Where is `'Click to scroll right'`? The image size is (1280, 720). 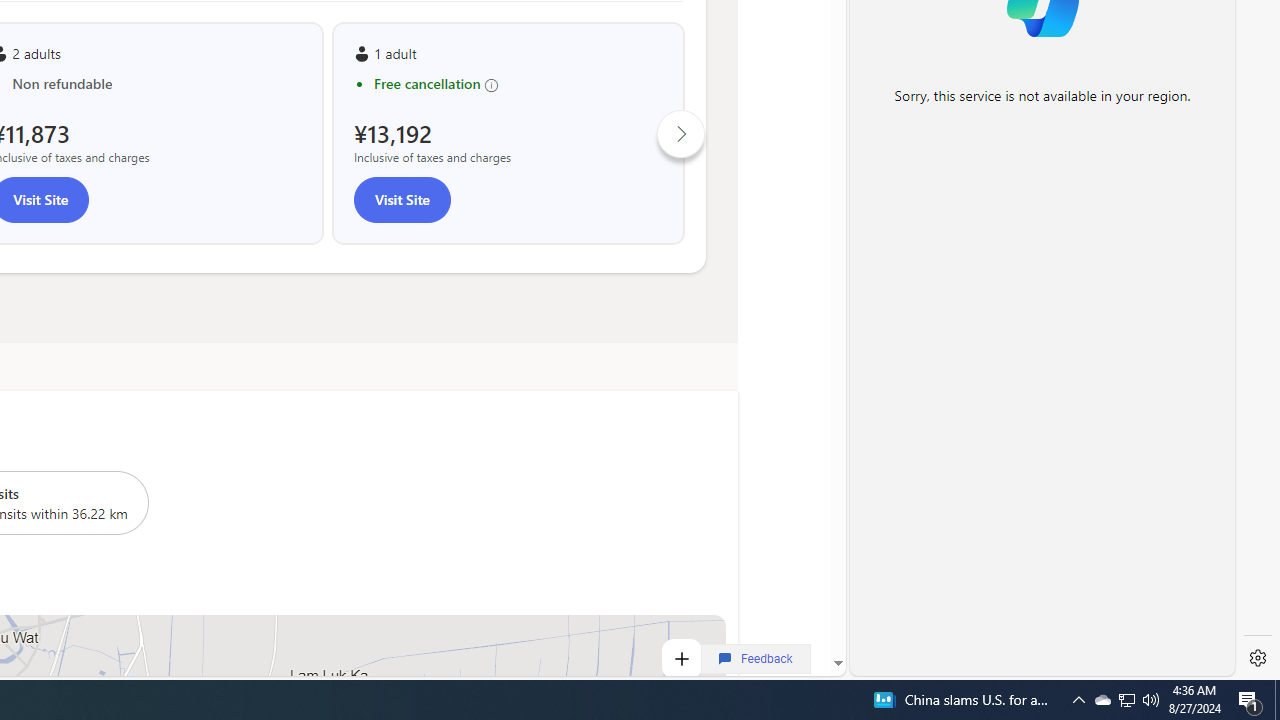 'Click to scroll right' is located at coordinates (681, 133).